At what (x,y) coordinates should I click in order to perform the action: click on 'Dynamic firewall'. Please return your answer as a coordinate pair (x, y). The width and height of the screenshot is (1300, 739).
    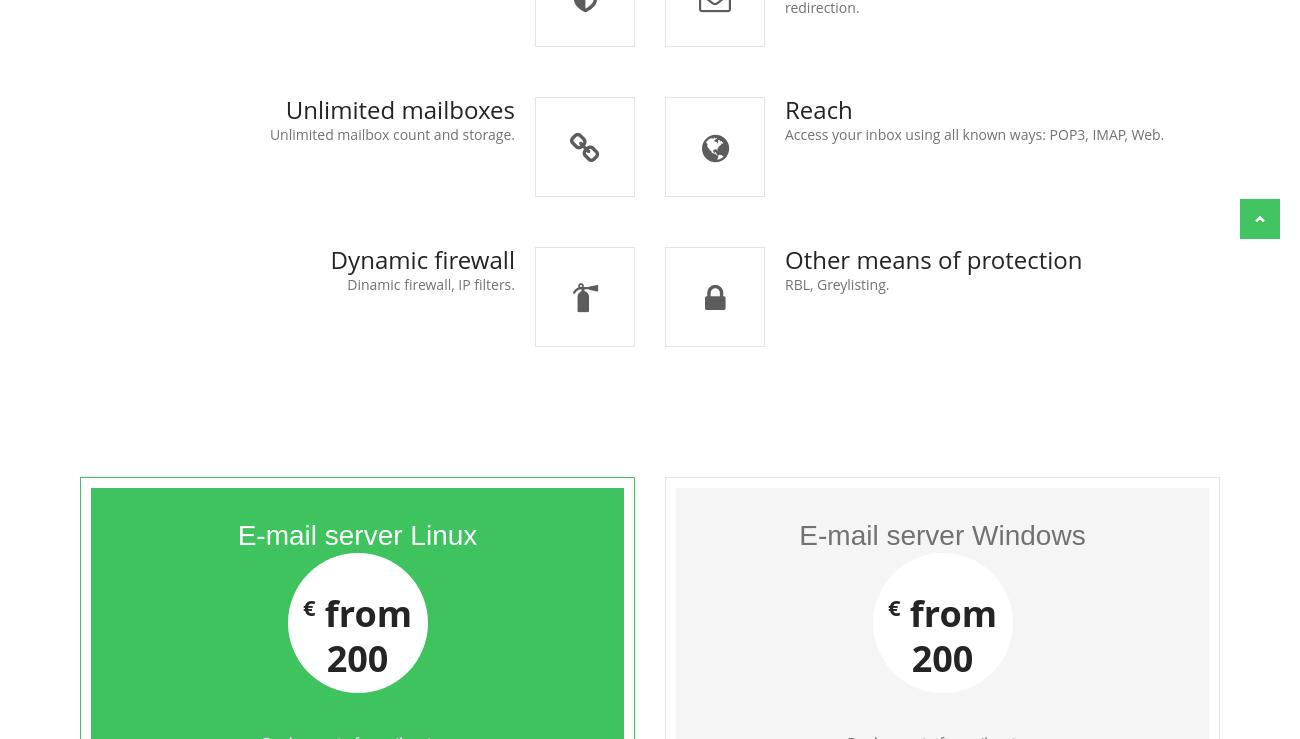
    Looking at the image, I should click on (422, 259).